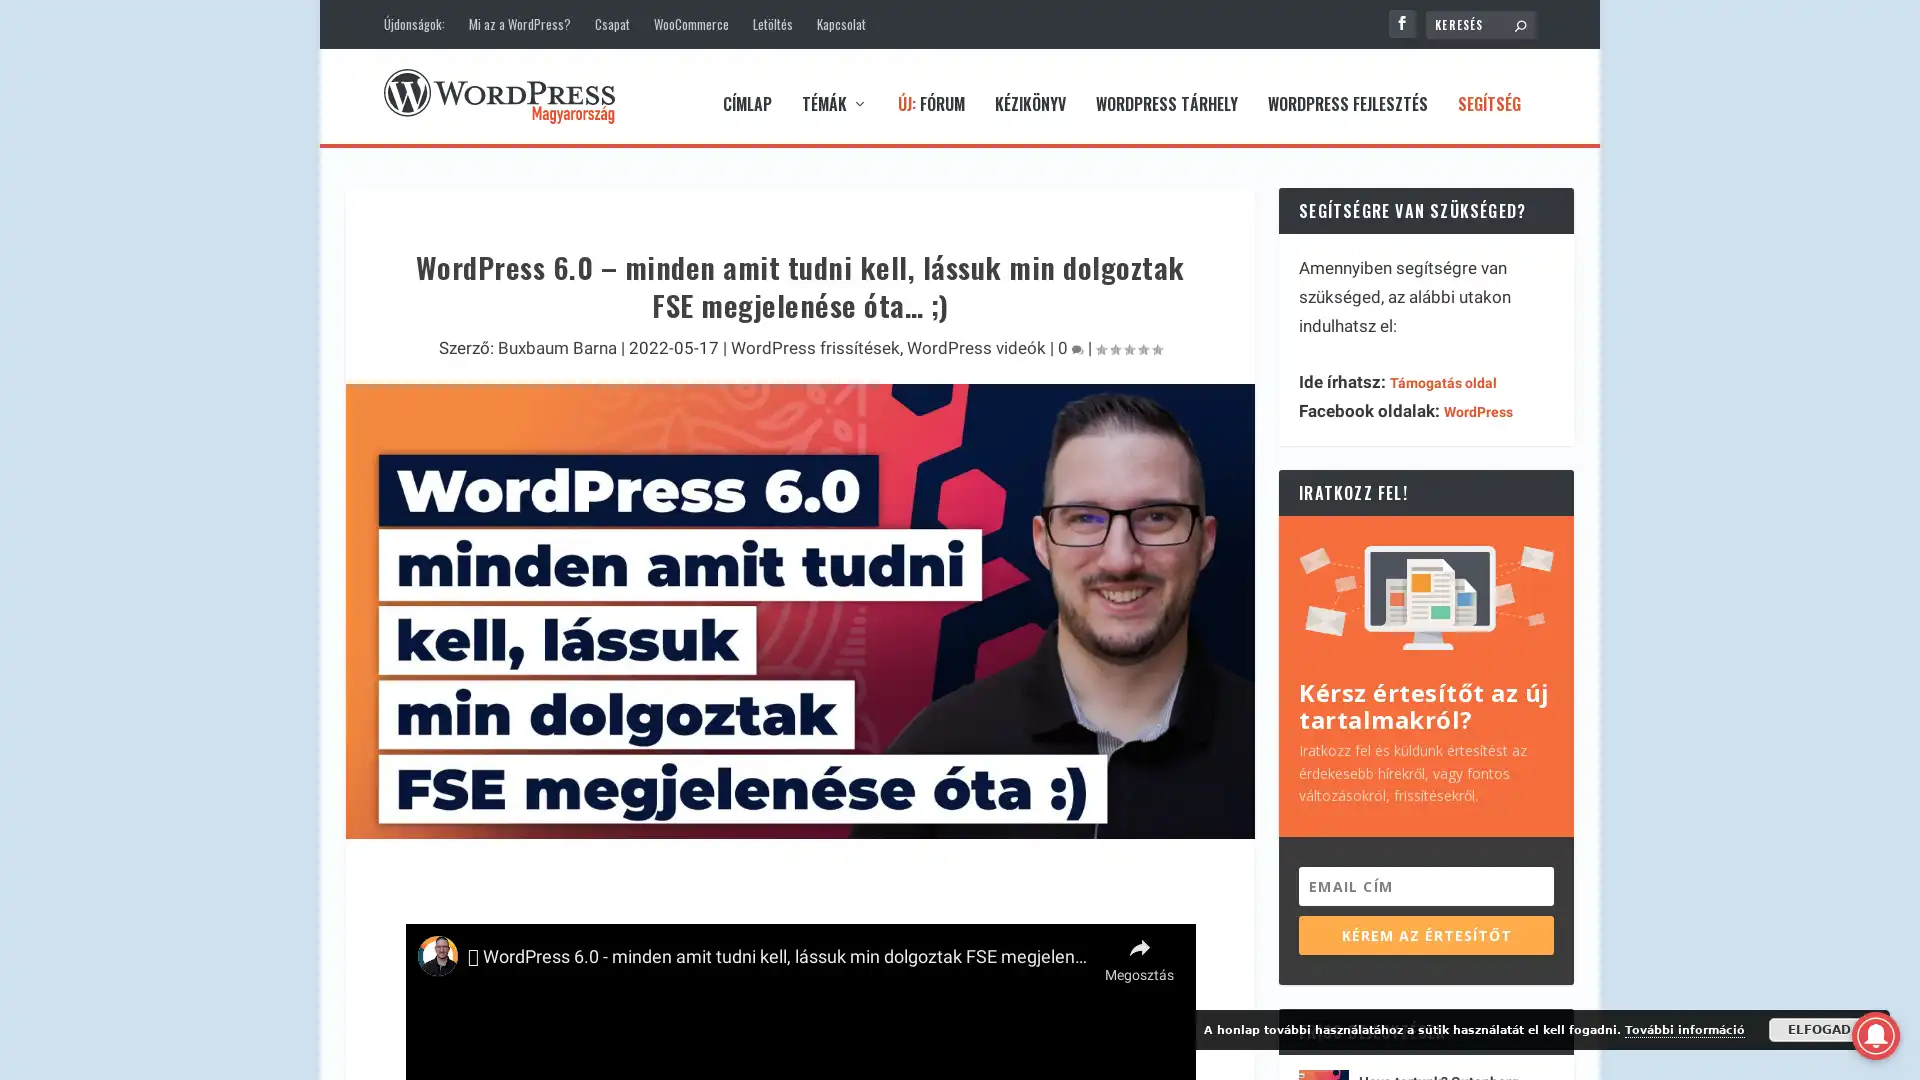 The width and height of the screenshot is (1920, 1080). Describe the element at coordinates (1819, 1029) in the screenshot. I see `ELFOGAD` at that location.